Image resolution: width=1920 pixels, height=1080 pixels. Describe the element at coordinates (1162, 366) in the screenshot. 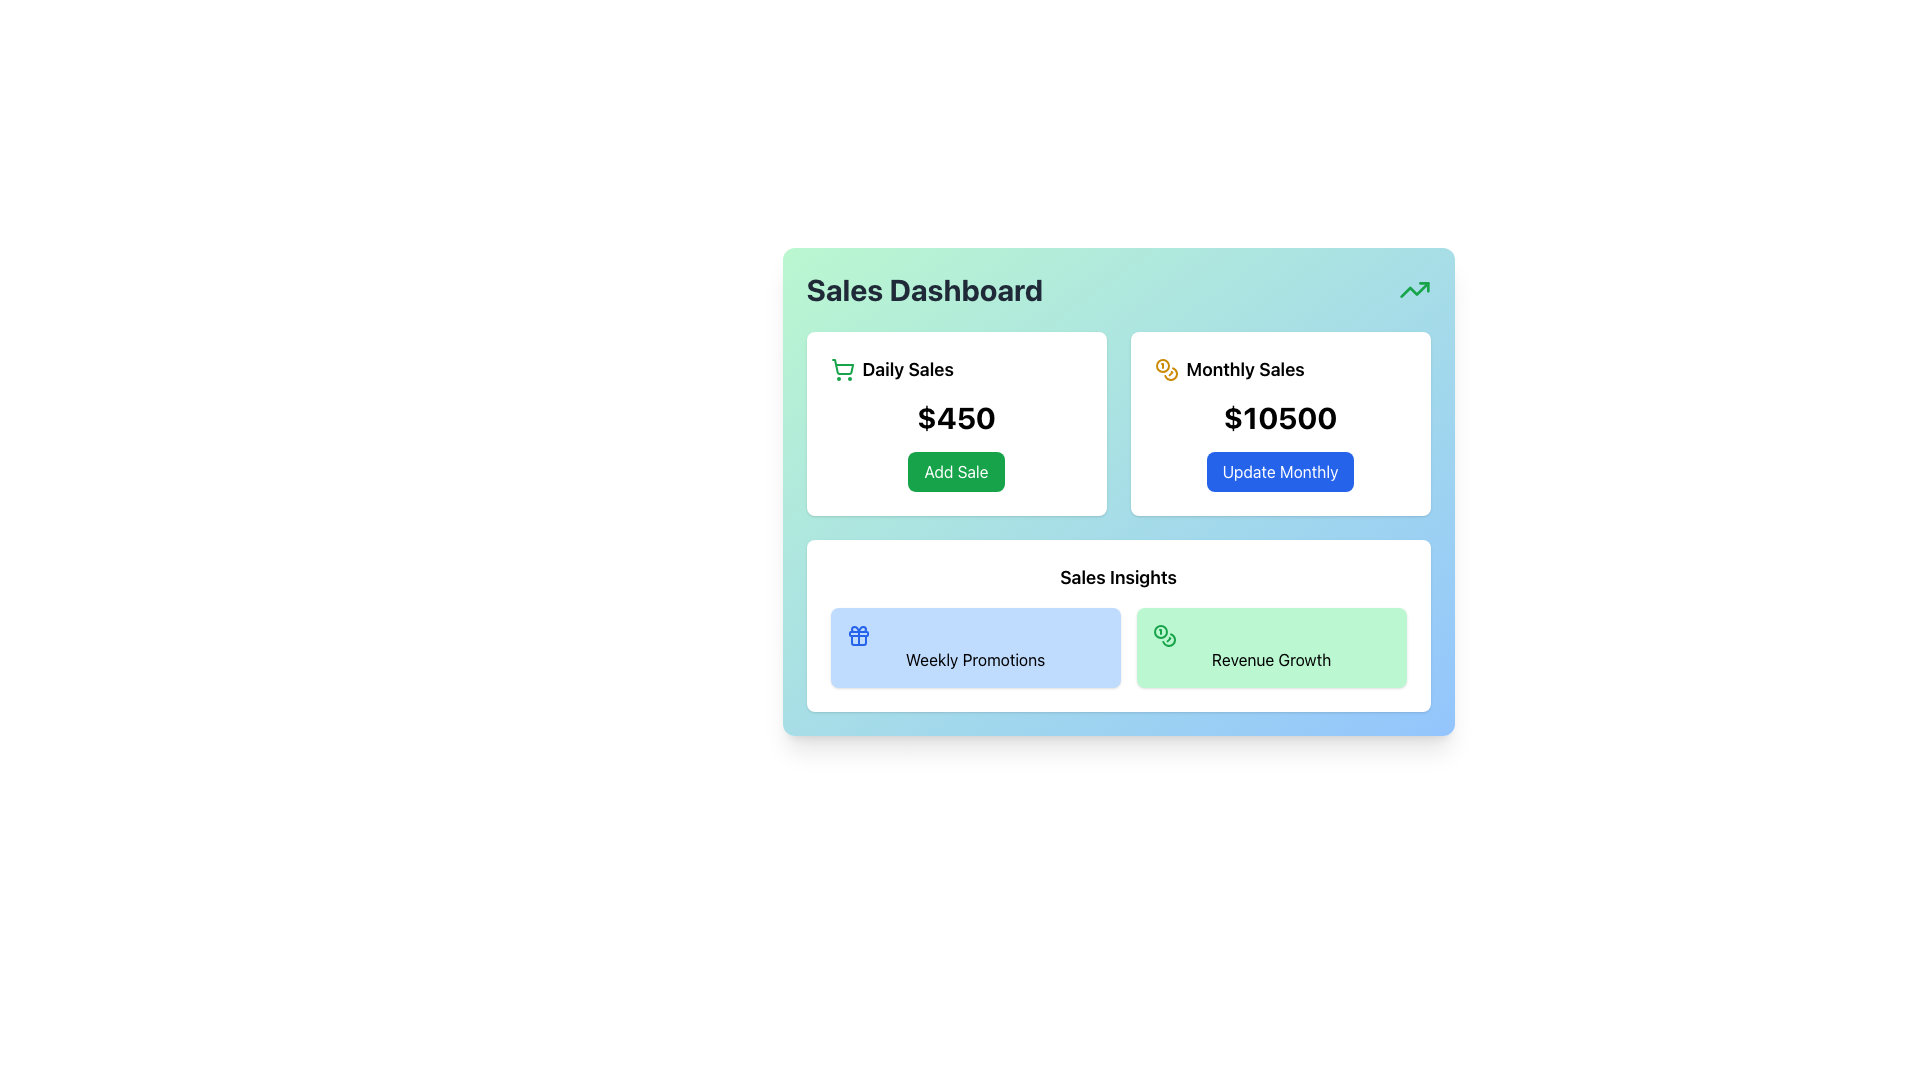

I see `the yellow graphical circle element representing coins in the 'Monthly Sales' section of the Sales Dashboard interface, located adjacent to the '$10500' text` at that location.